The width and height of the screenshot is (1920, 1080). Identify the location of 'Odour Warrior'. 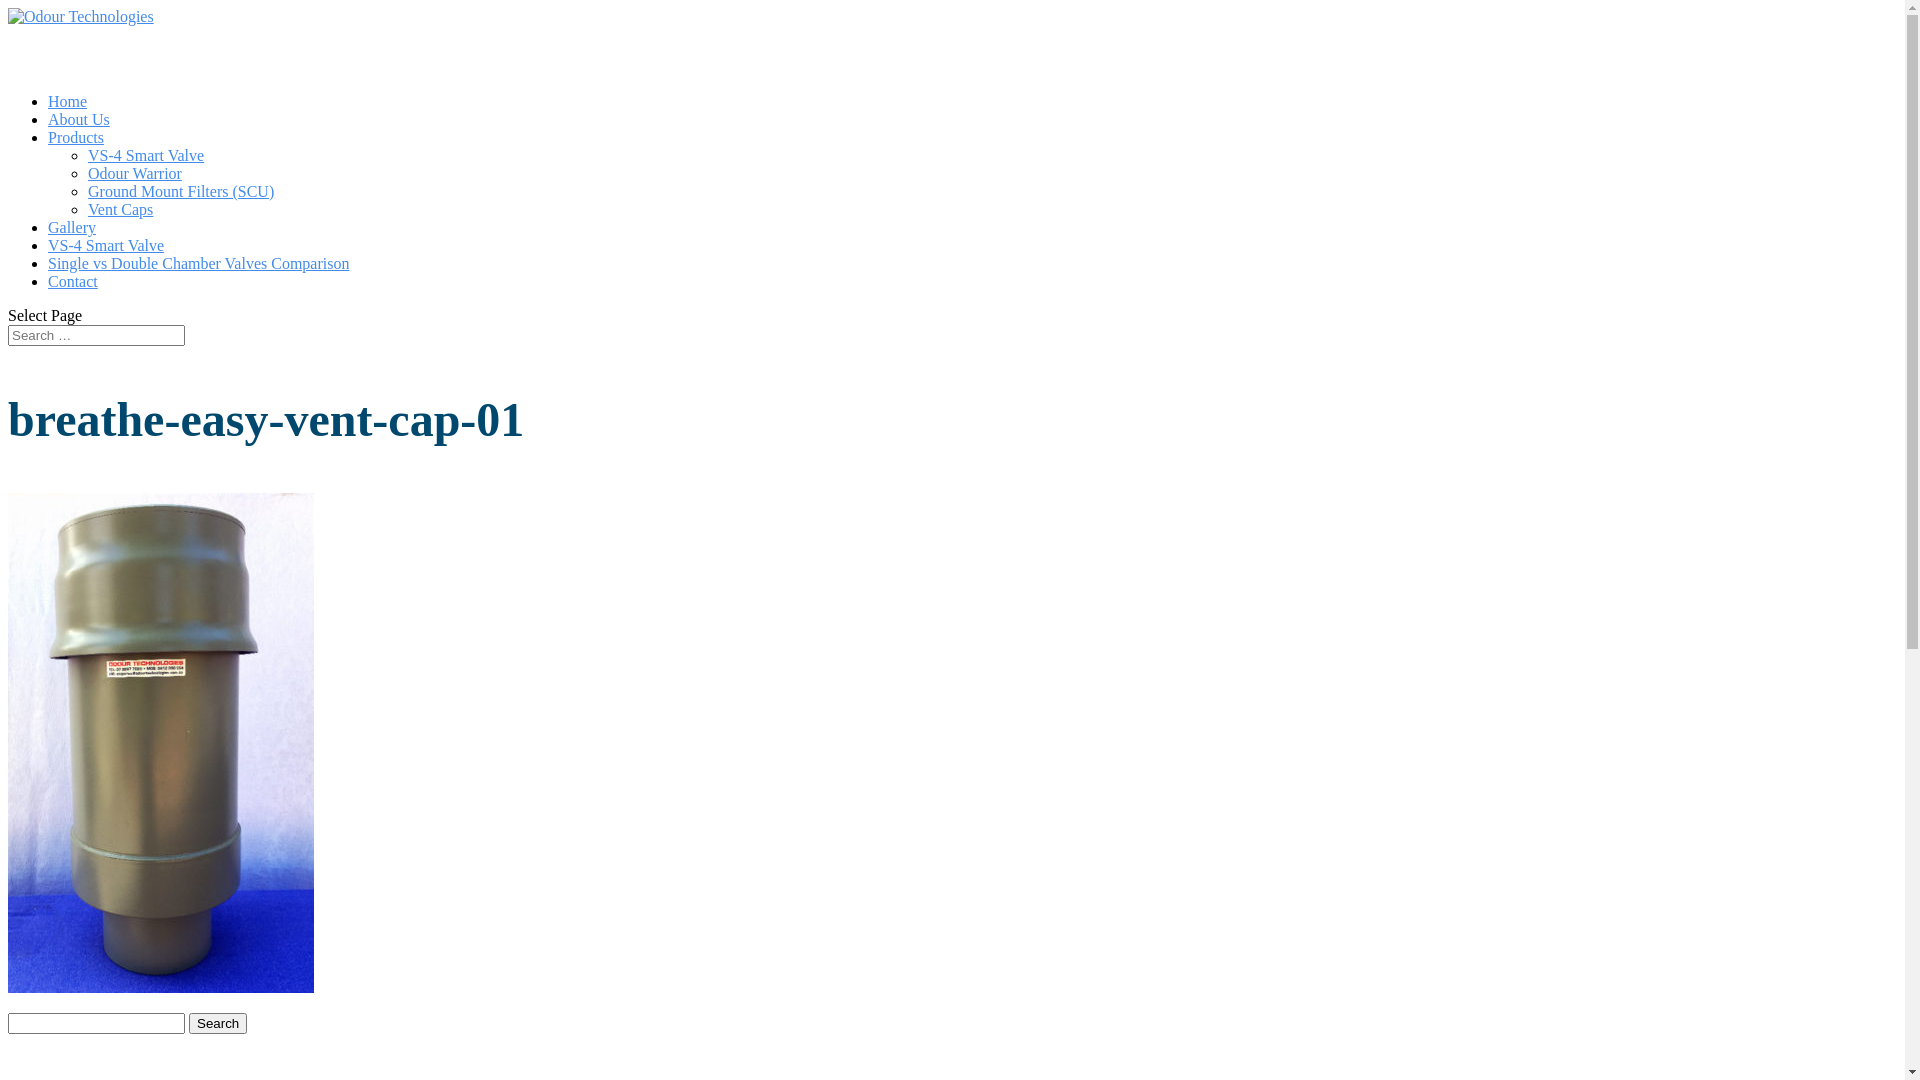
(133, 172).